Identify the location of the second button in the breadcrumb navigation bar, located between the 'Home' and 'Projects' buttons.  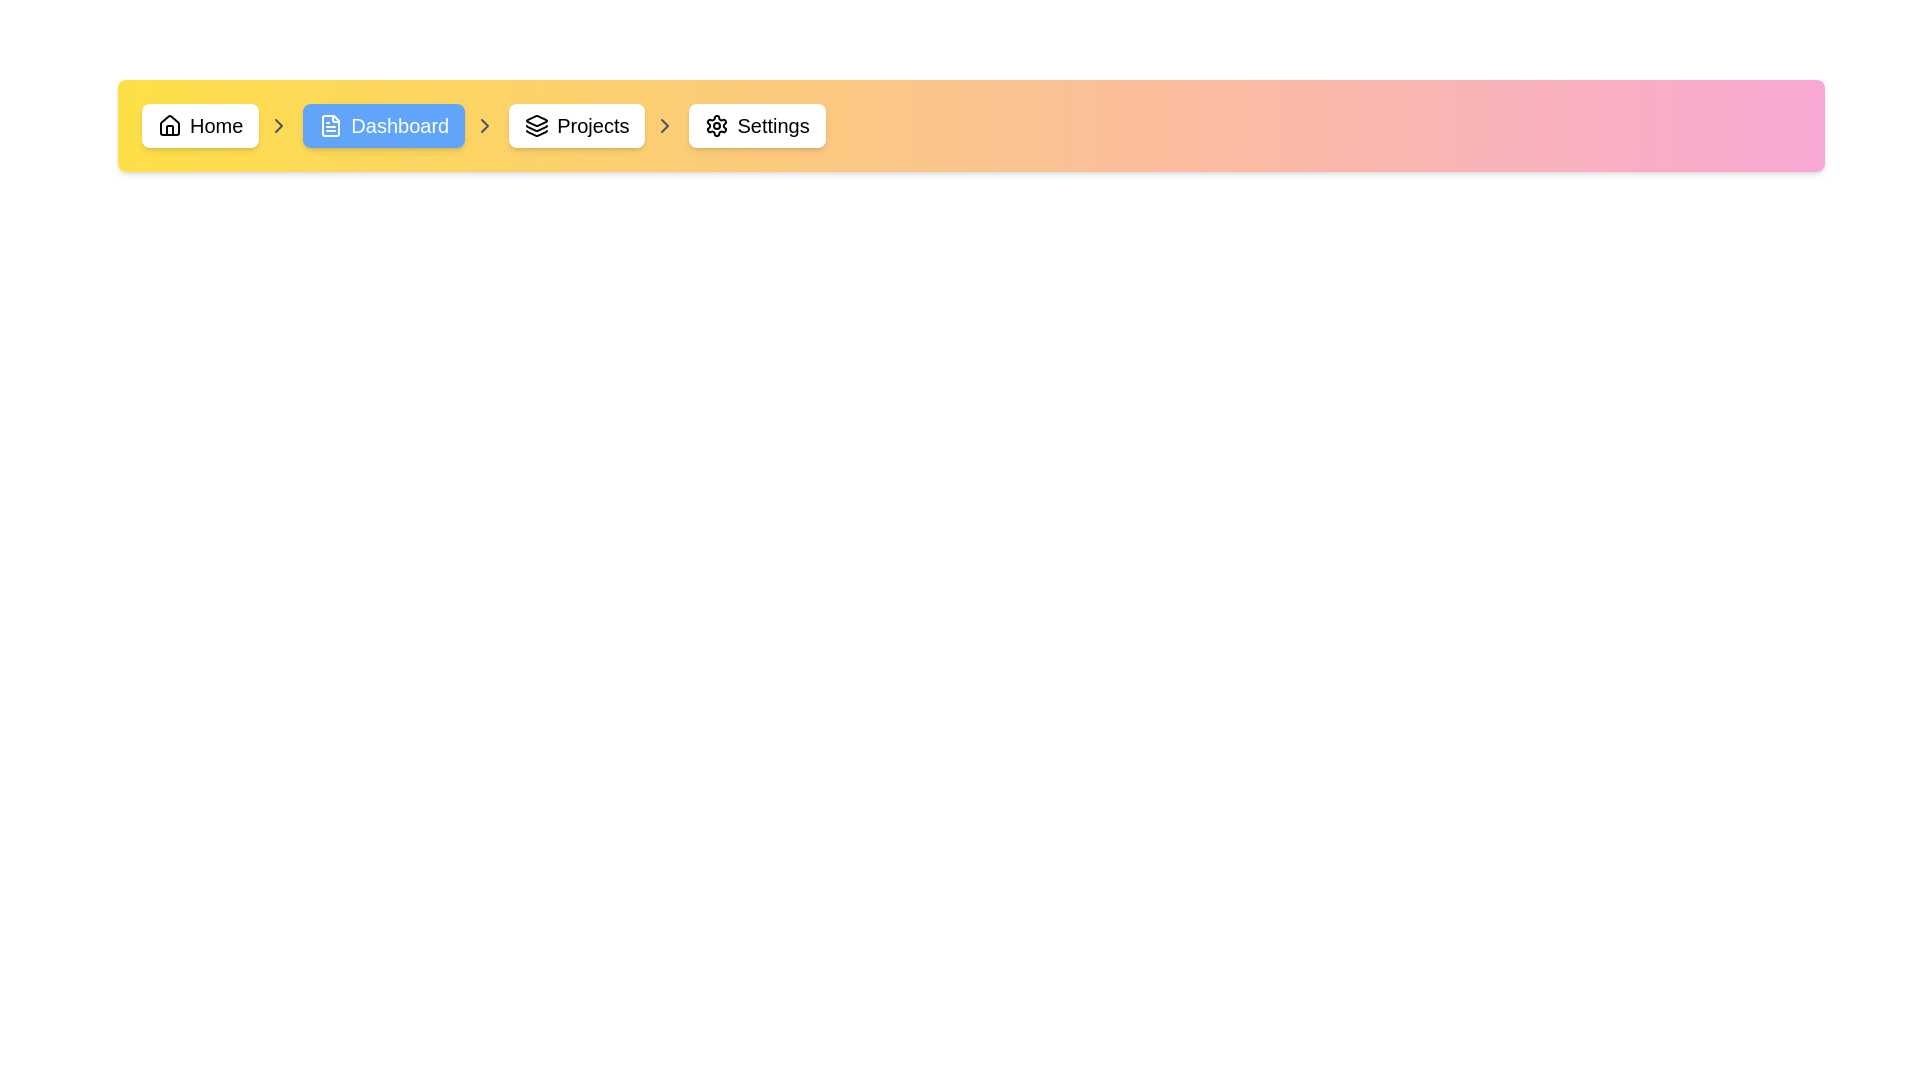
(400, 126).